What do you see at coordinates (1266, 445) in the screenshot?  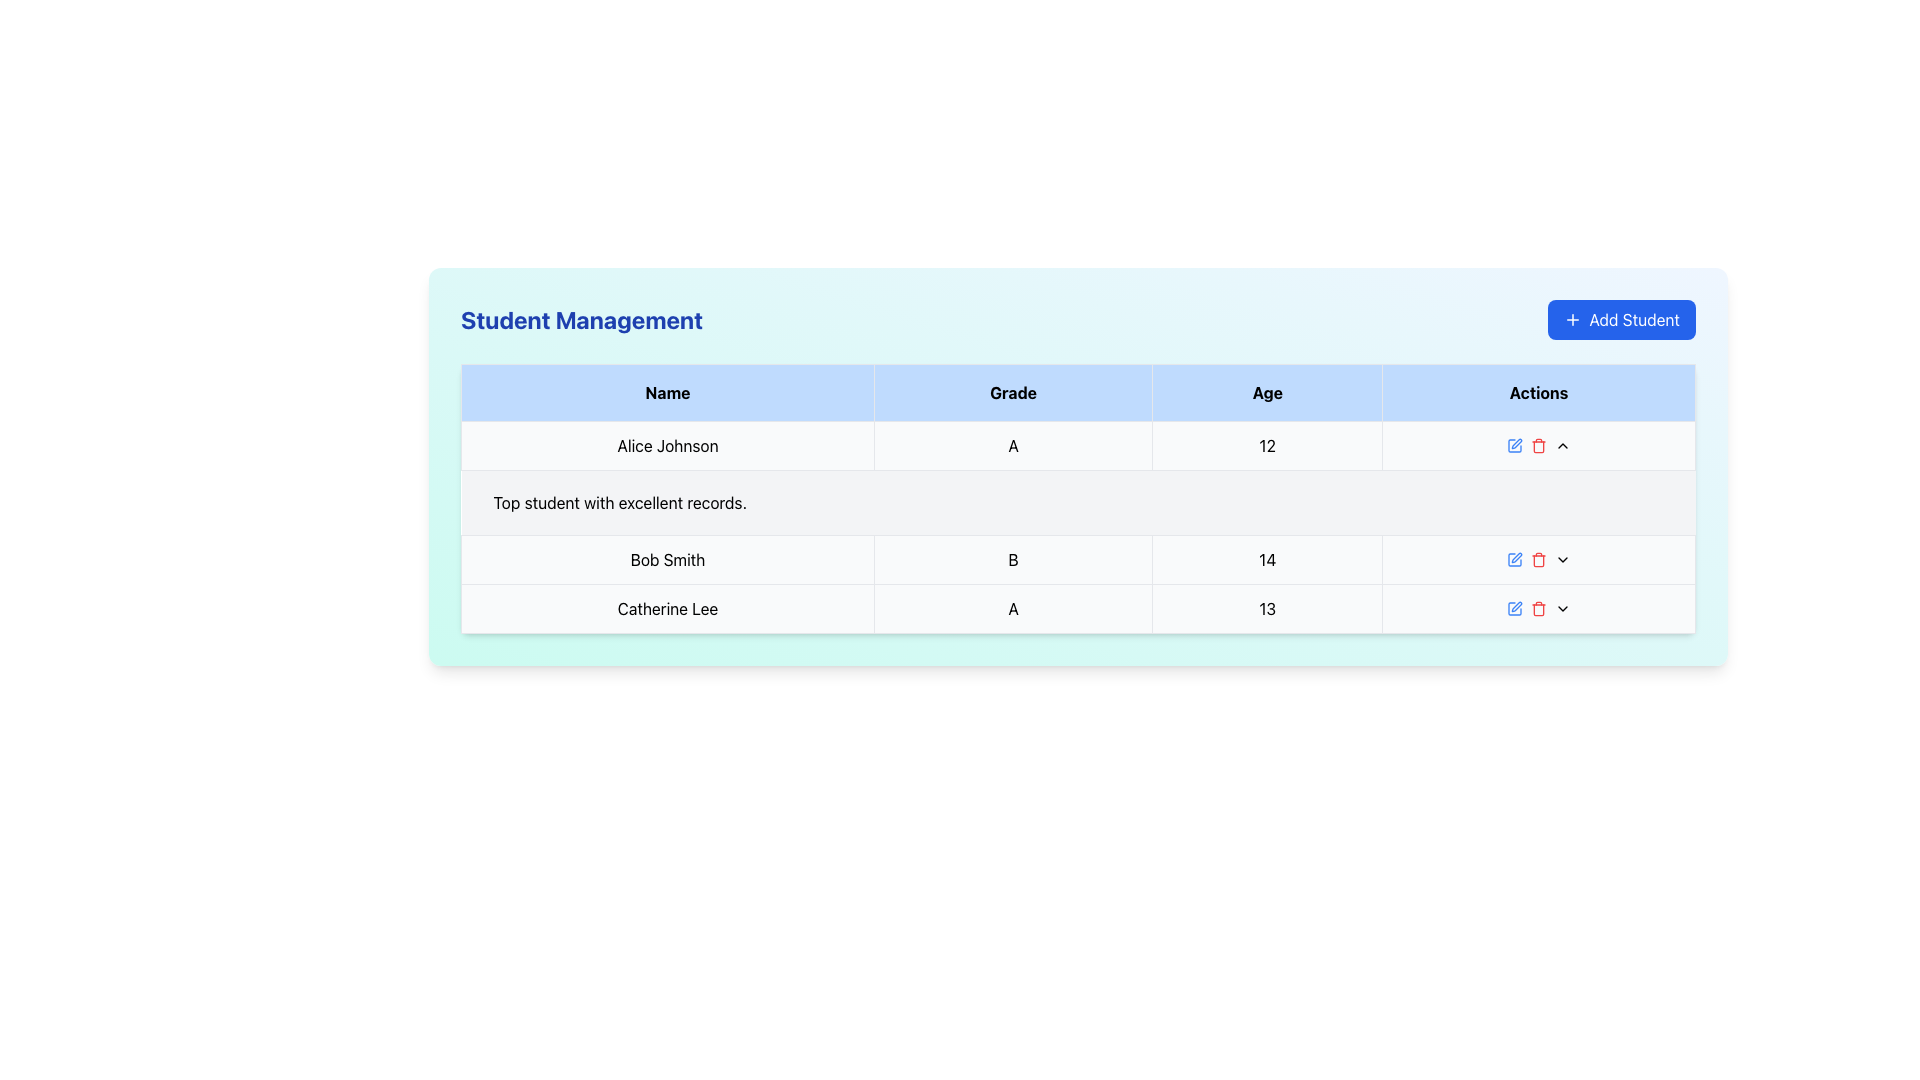 I see `the table cell that displays the age of the student 'Alice Johnson', located in the first row of the 'Age' column` at bounding box center [1266, 445].